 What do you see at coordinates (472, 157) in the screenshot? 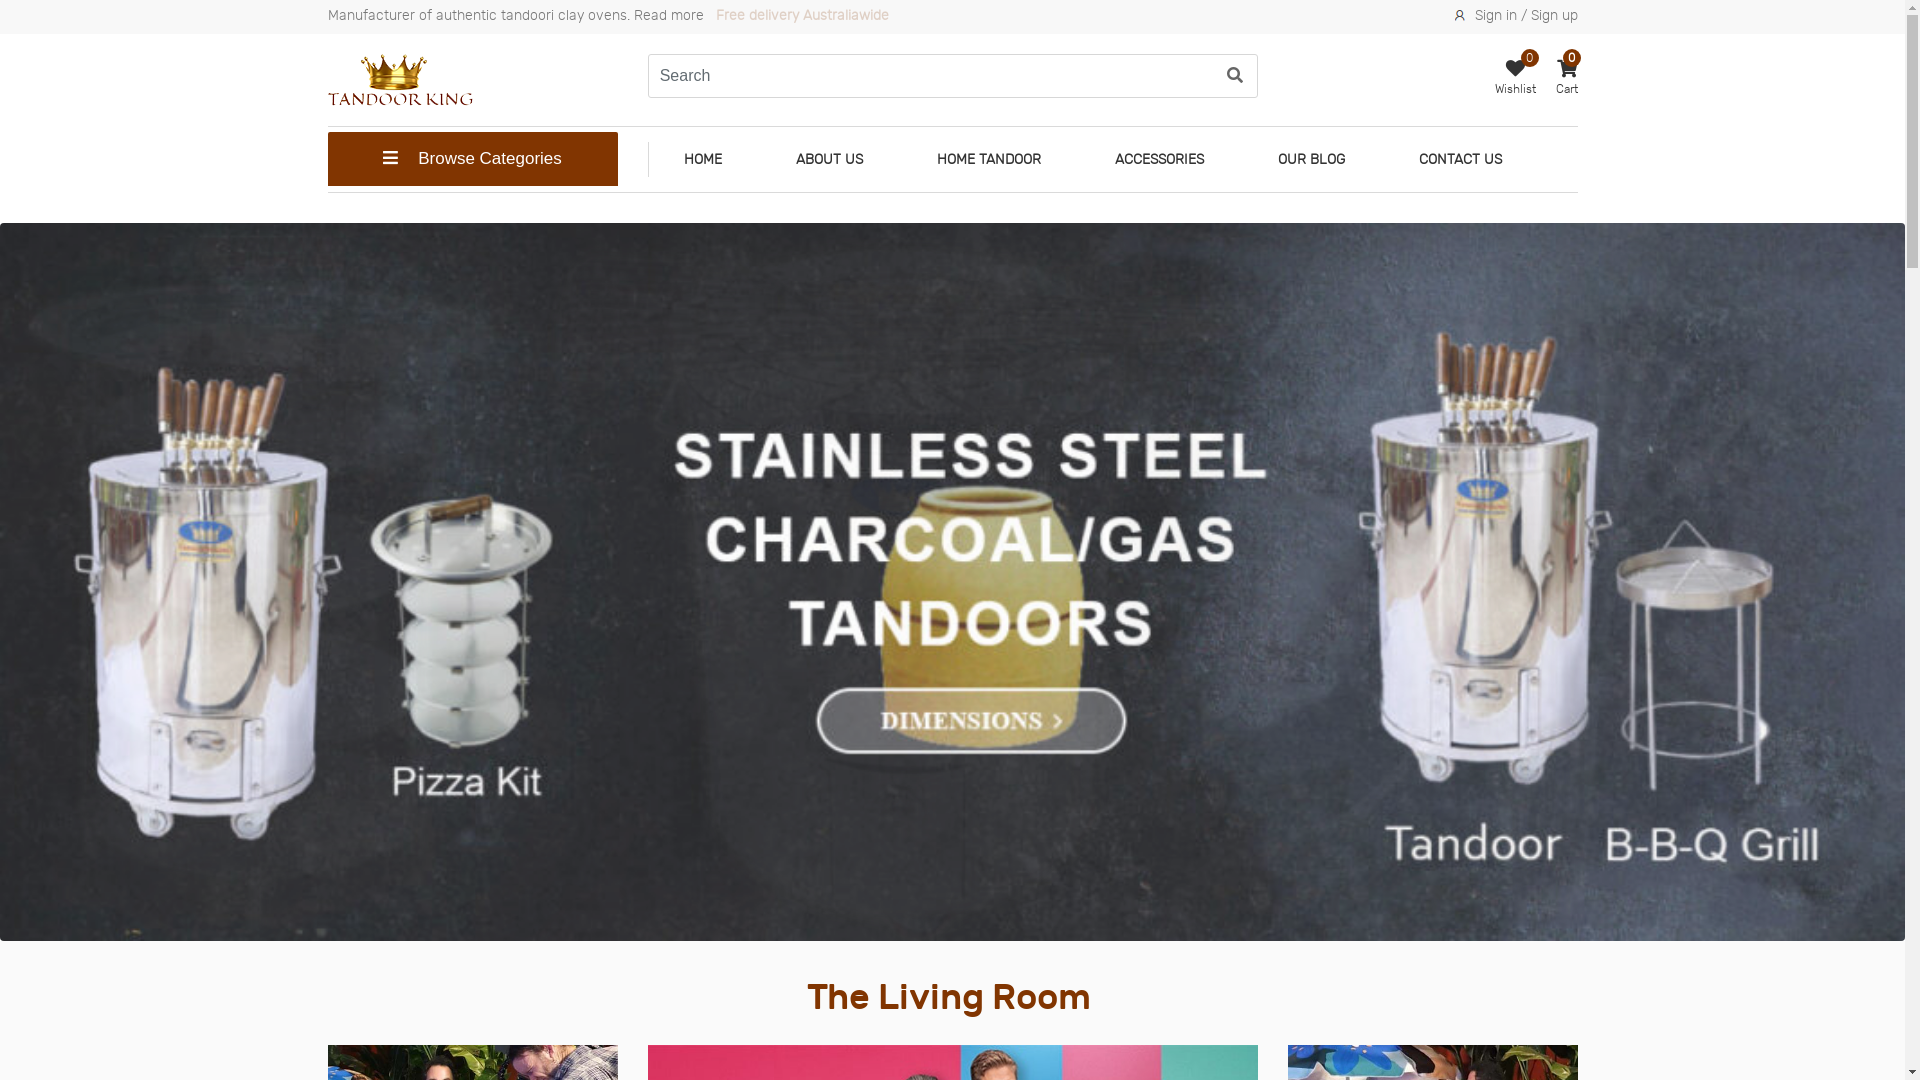
I see `'Browse Categories'` at bounding box center [472, 157].